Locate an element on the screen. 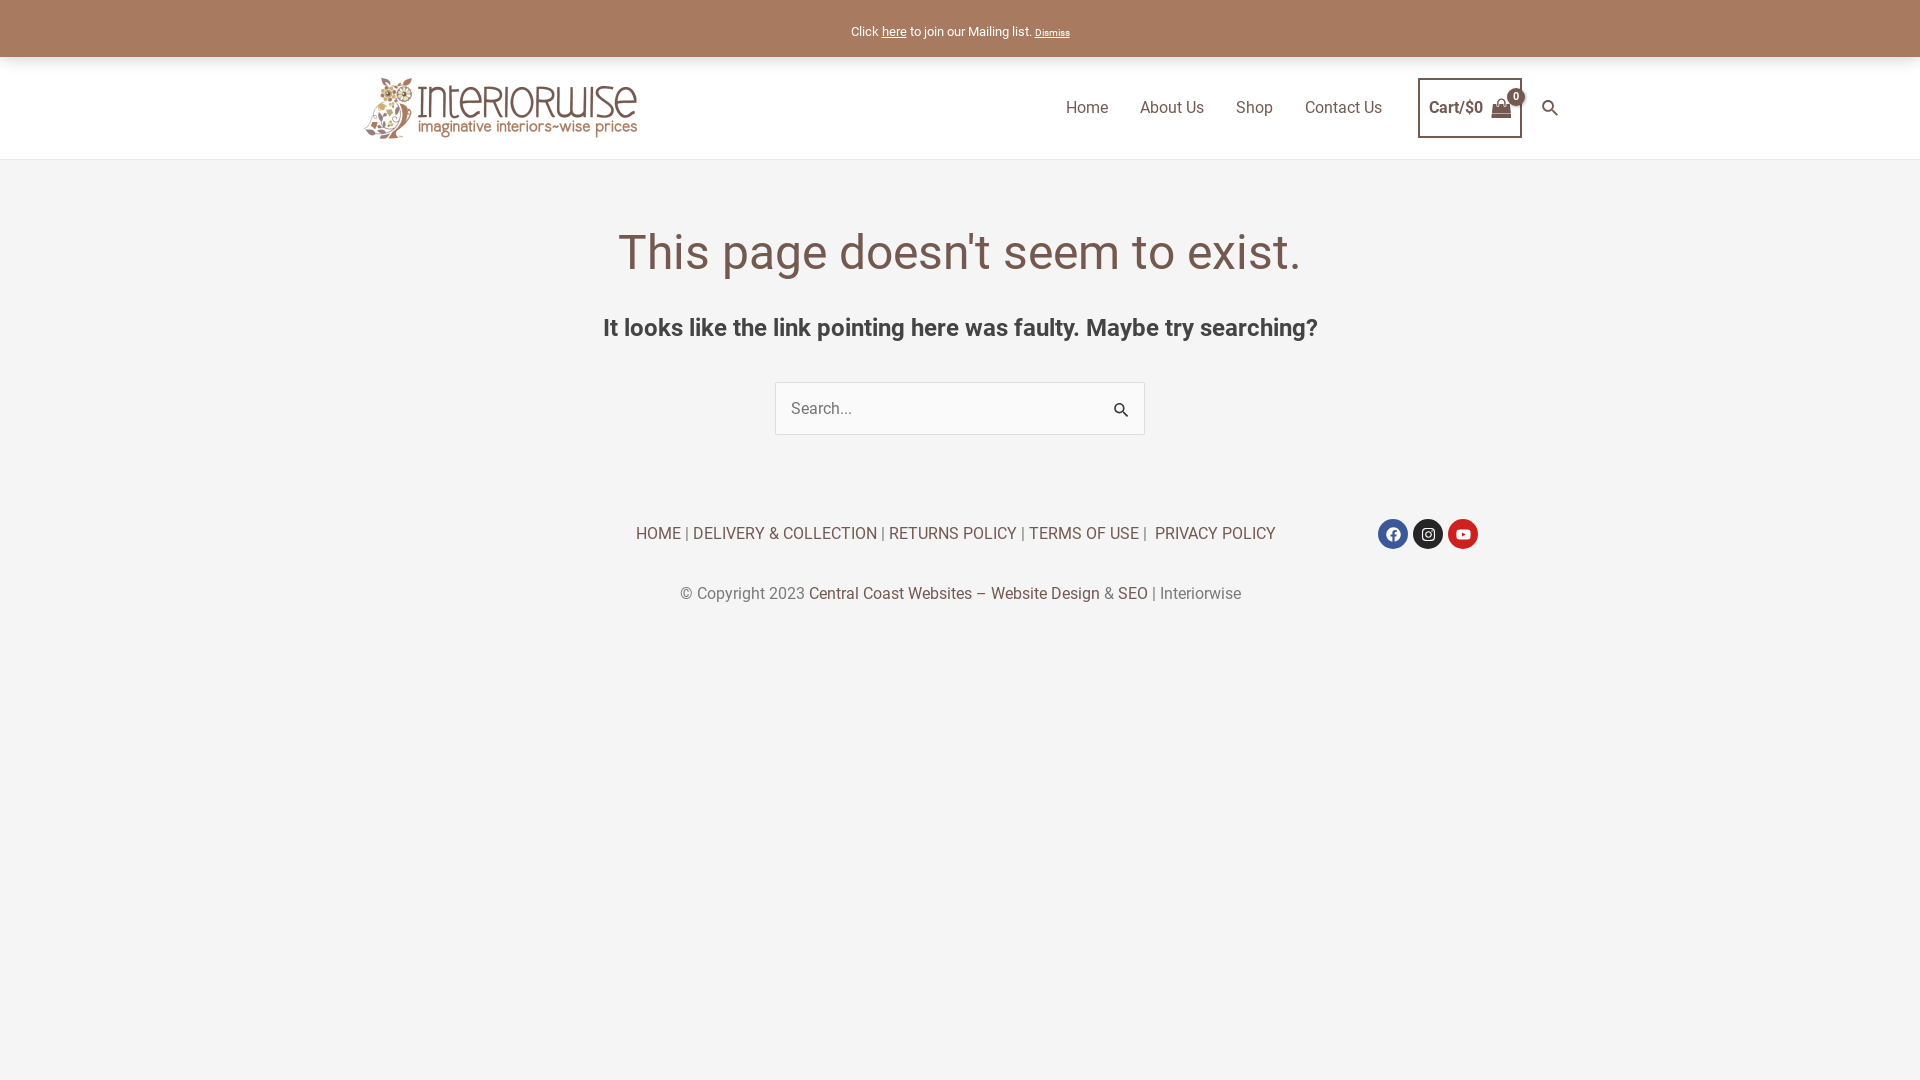  'DELIVERY & COLLECTION' is located at coordinates (692, 532).